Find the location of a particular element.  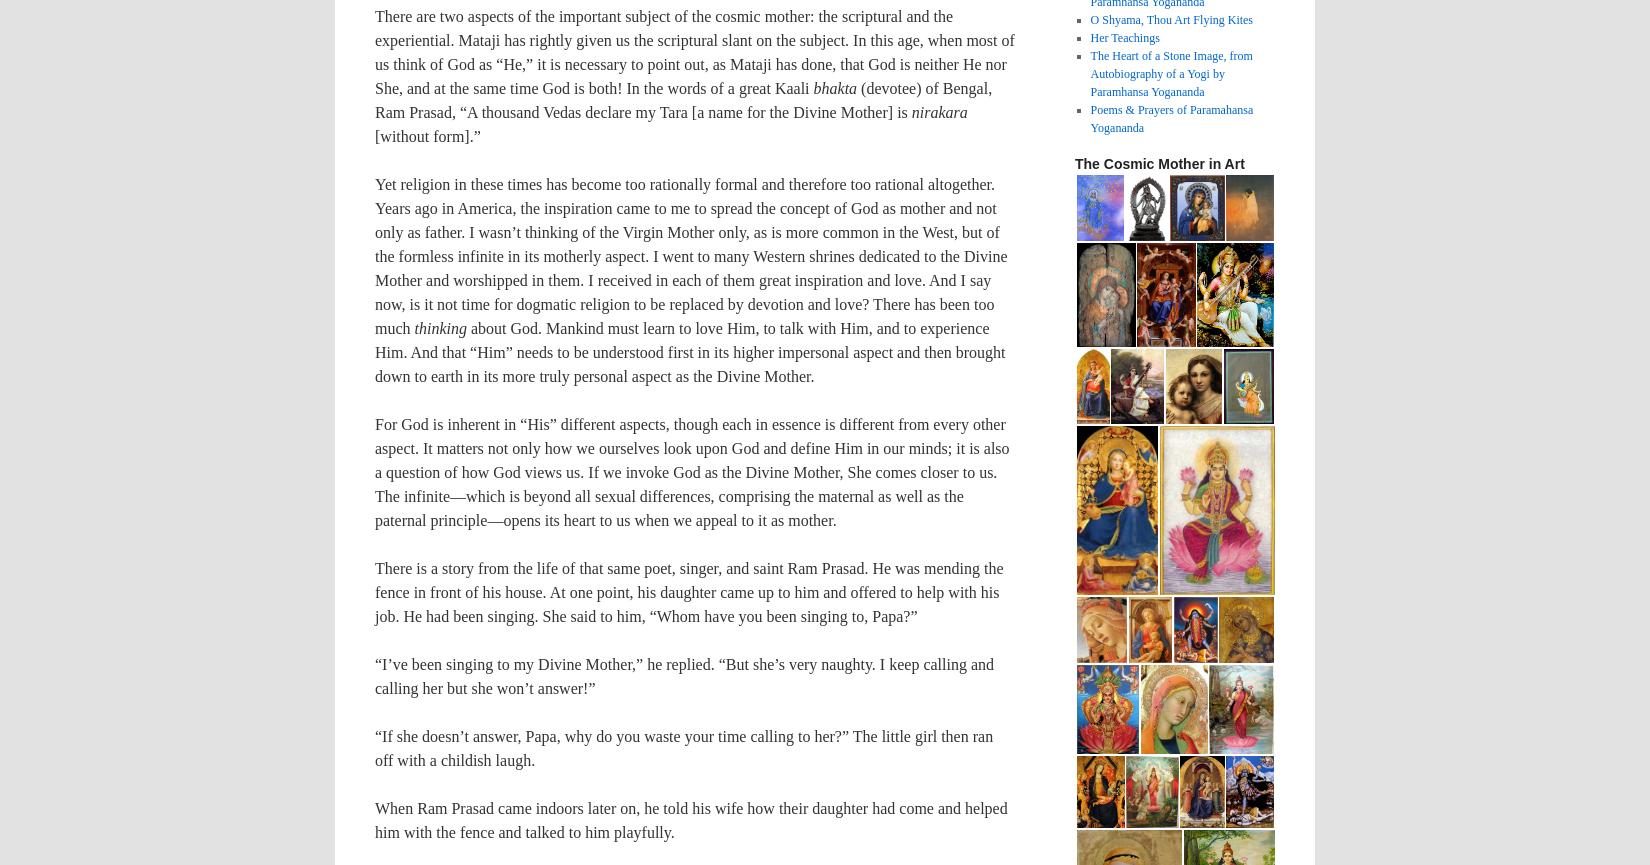

'The Heart of a Stone Image, from Autobiography of a Yogi by Paramhansa Yogananda' is located at coordinates (1171, 73).